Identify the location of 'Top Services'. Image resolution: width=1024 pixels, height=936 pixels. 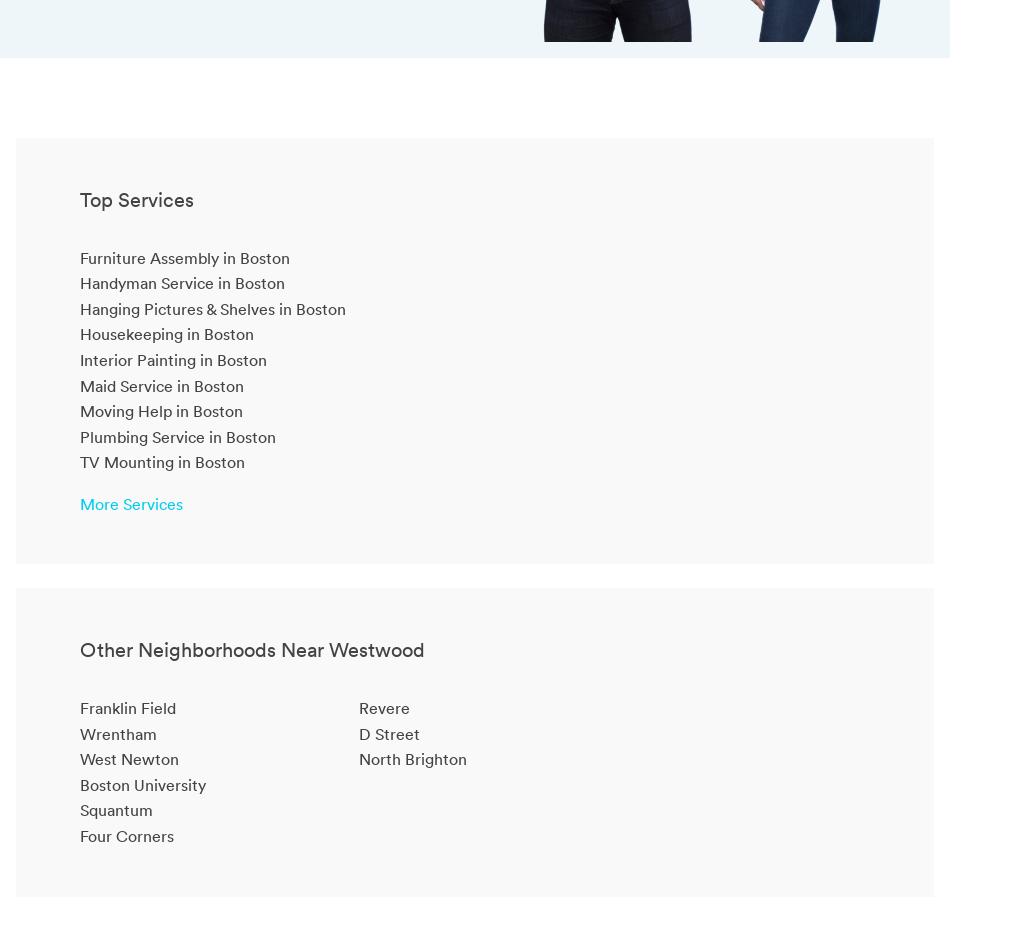
(136, 198).